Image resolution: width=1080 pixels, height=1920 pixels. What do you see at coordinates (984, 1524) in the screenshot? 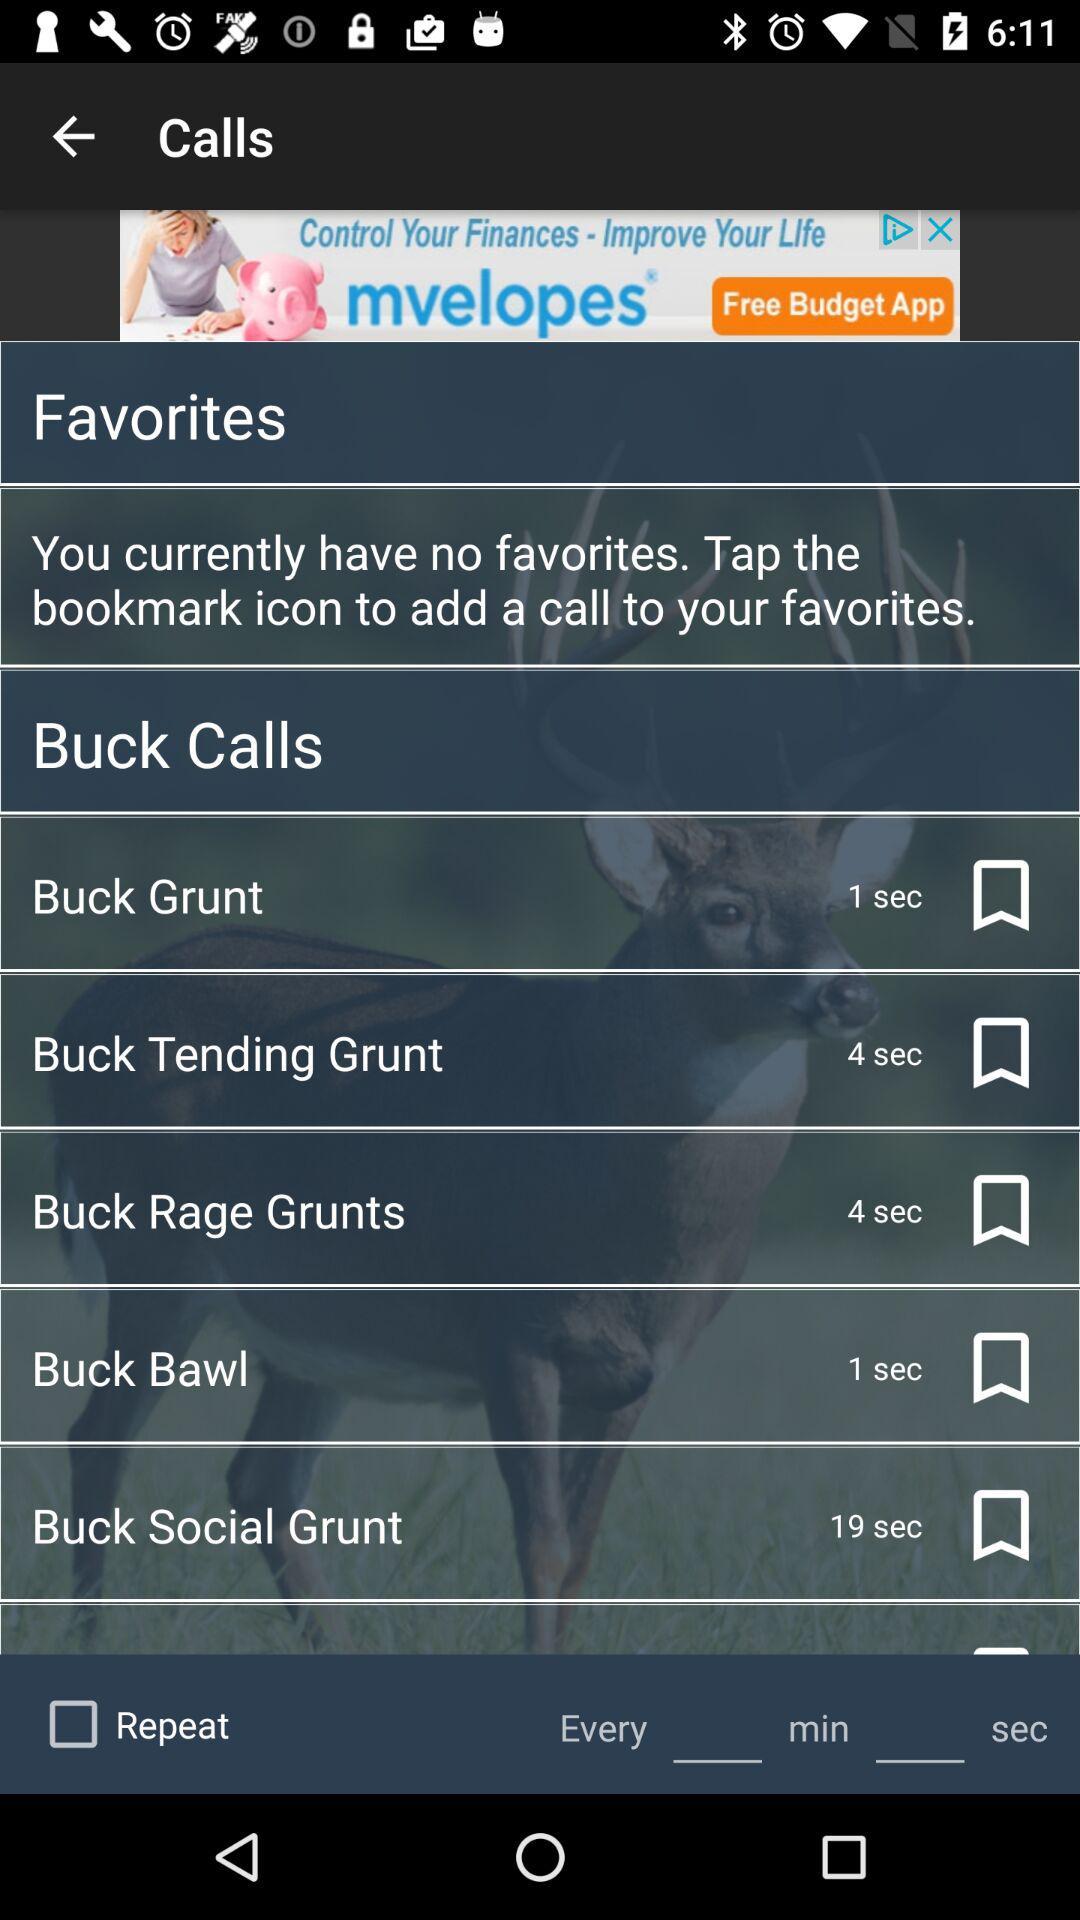
I see `the bookmark icon` at bounding box center [984, 1524].